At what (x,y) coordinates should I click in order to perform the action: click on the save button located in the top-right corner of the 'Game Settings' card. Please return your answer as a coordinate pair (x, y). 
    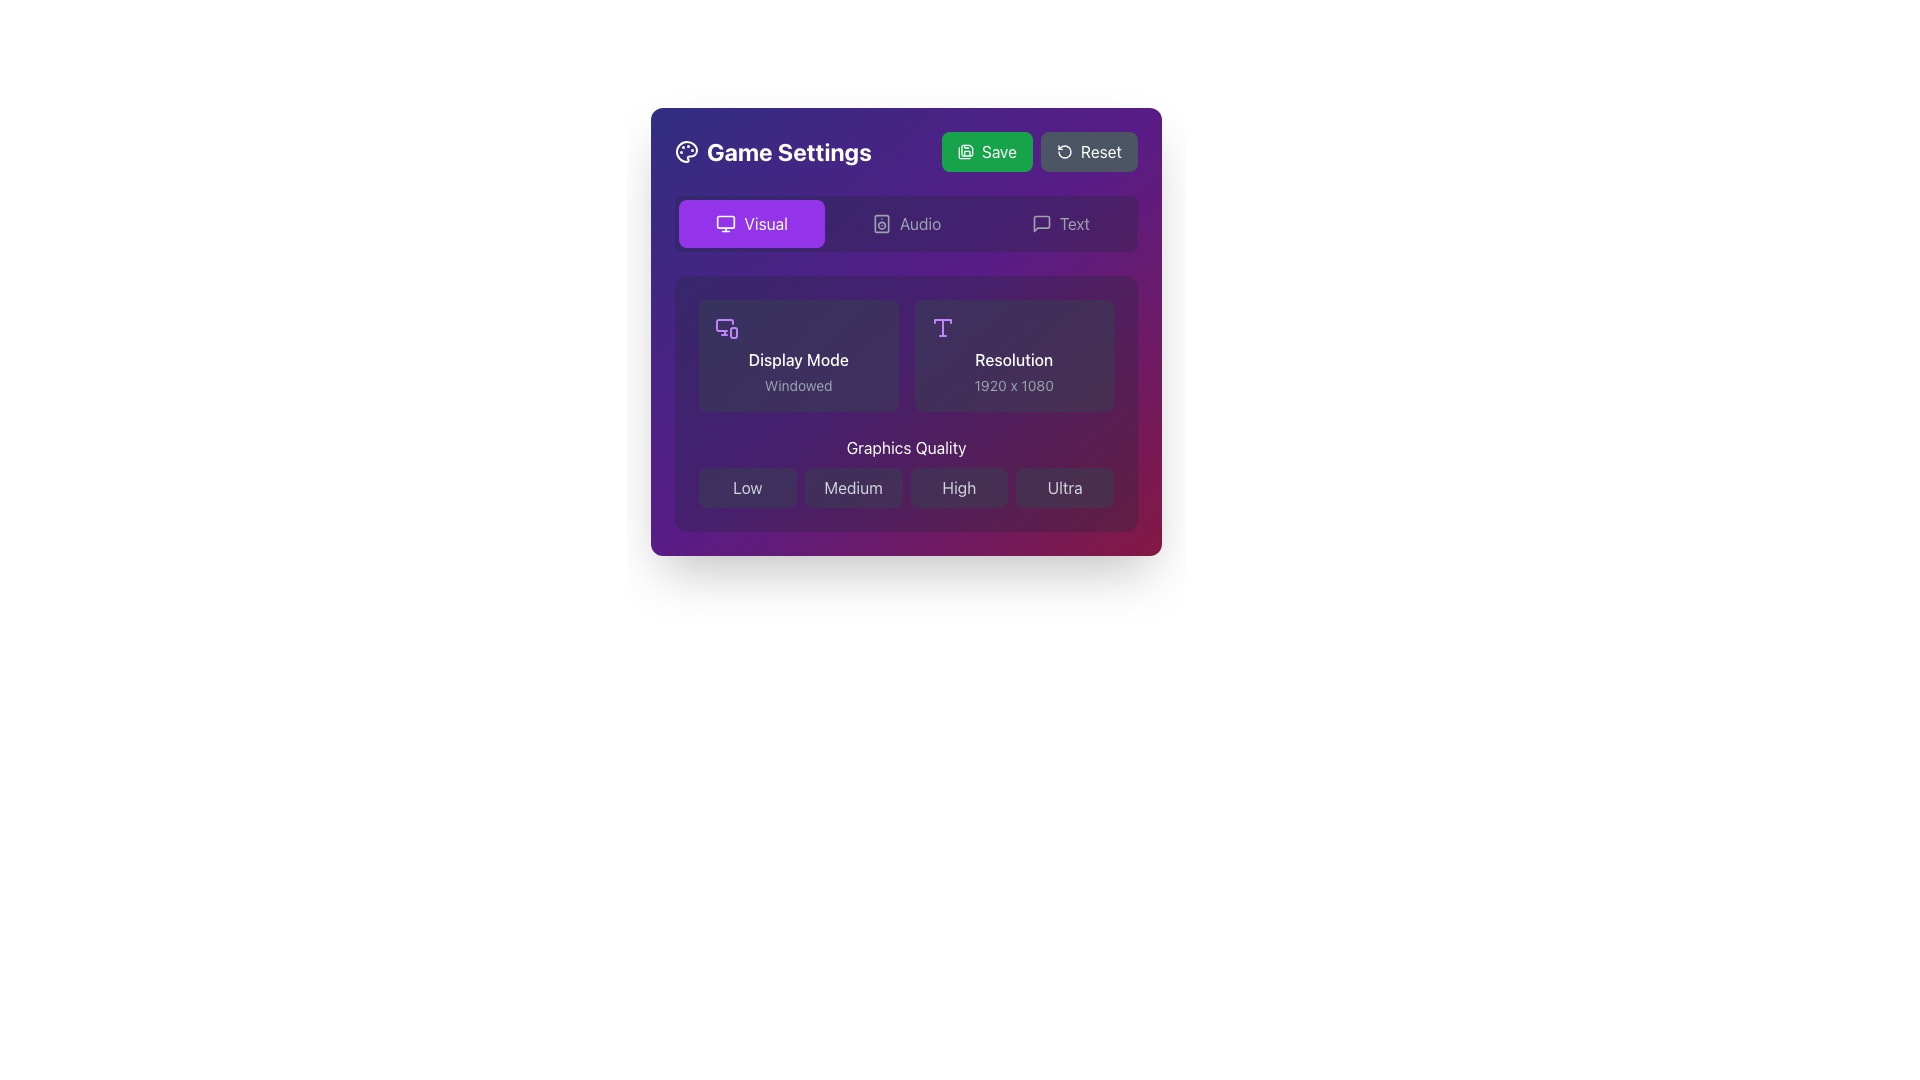
    Looking at the image, I should click on (987, 150).